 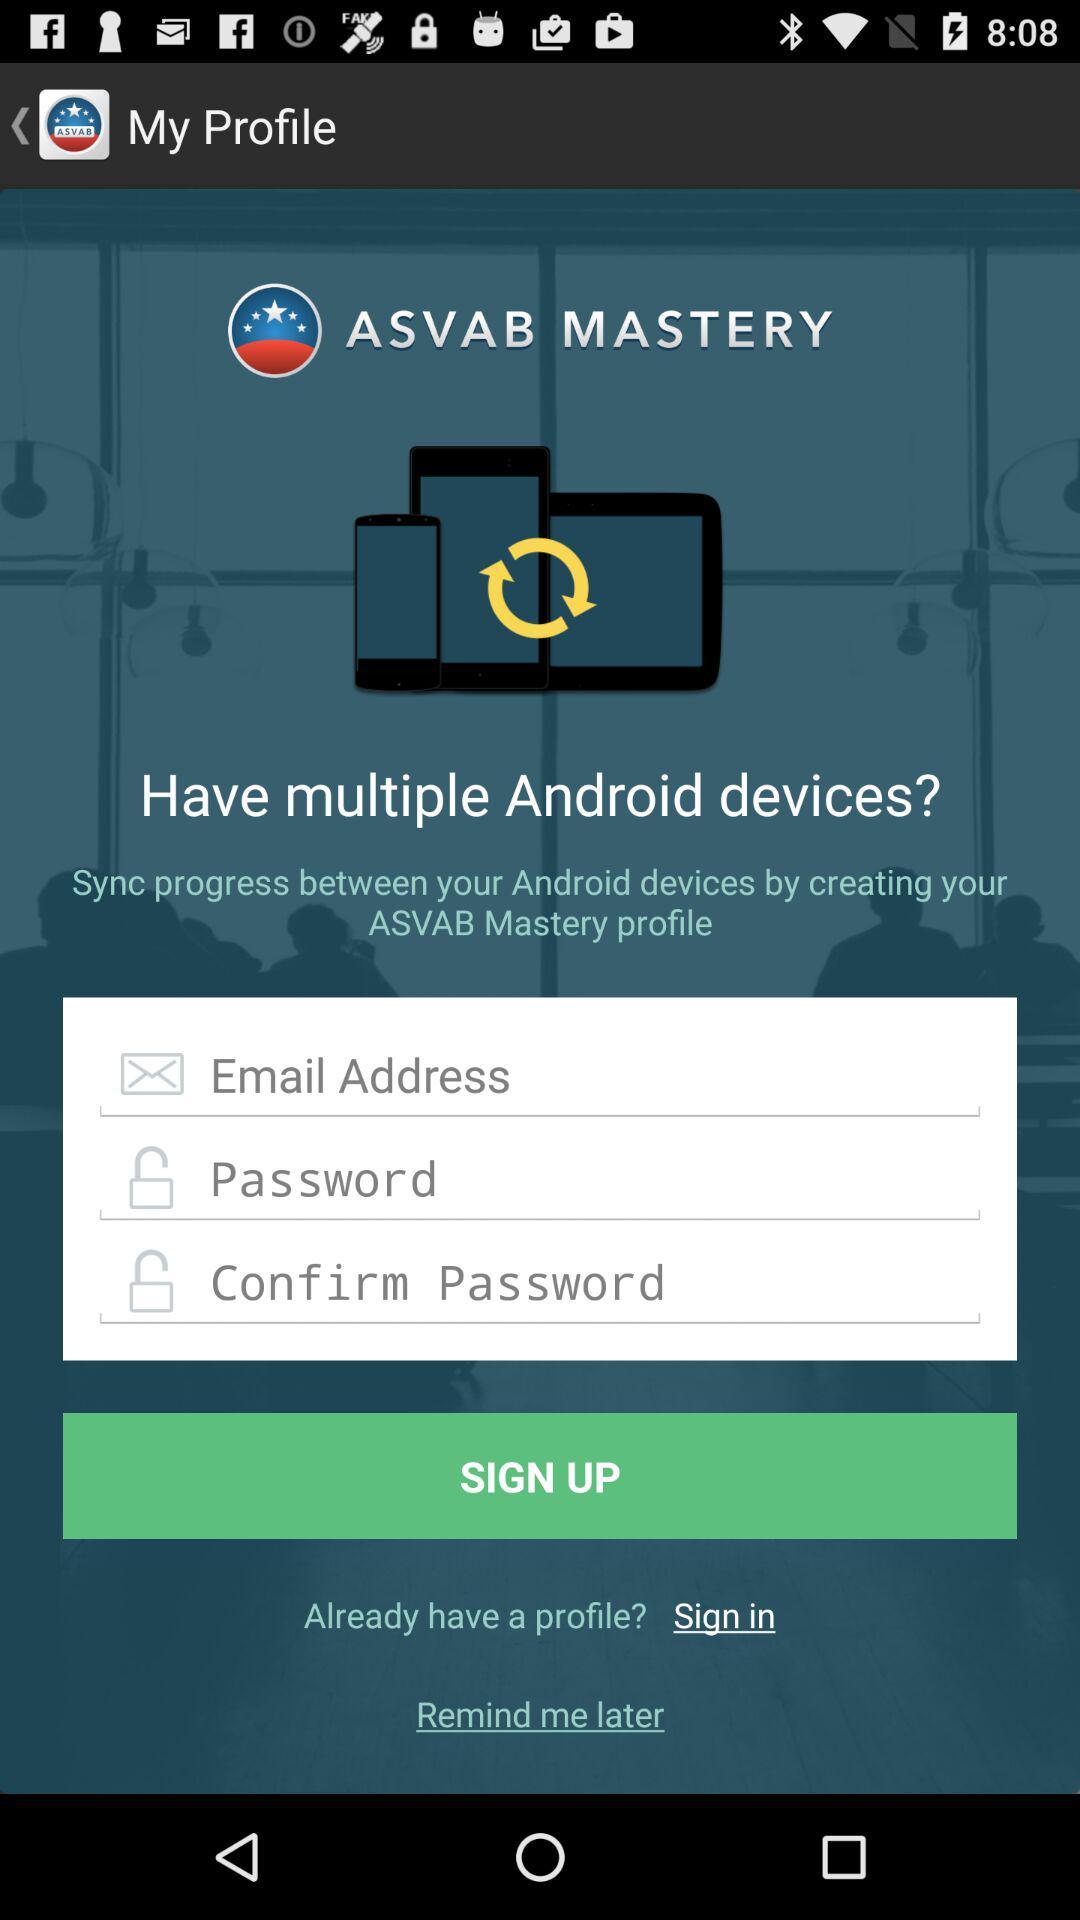 What do you see at coordinates (724, 1614) in the screenshot?
I see `item above remind me later app` at bounding box center [724, 1614].